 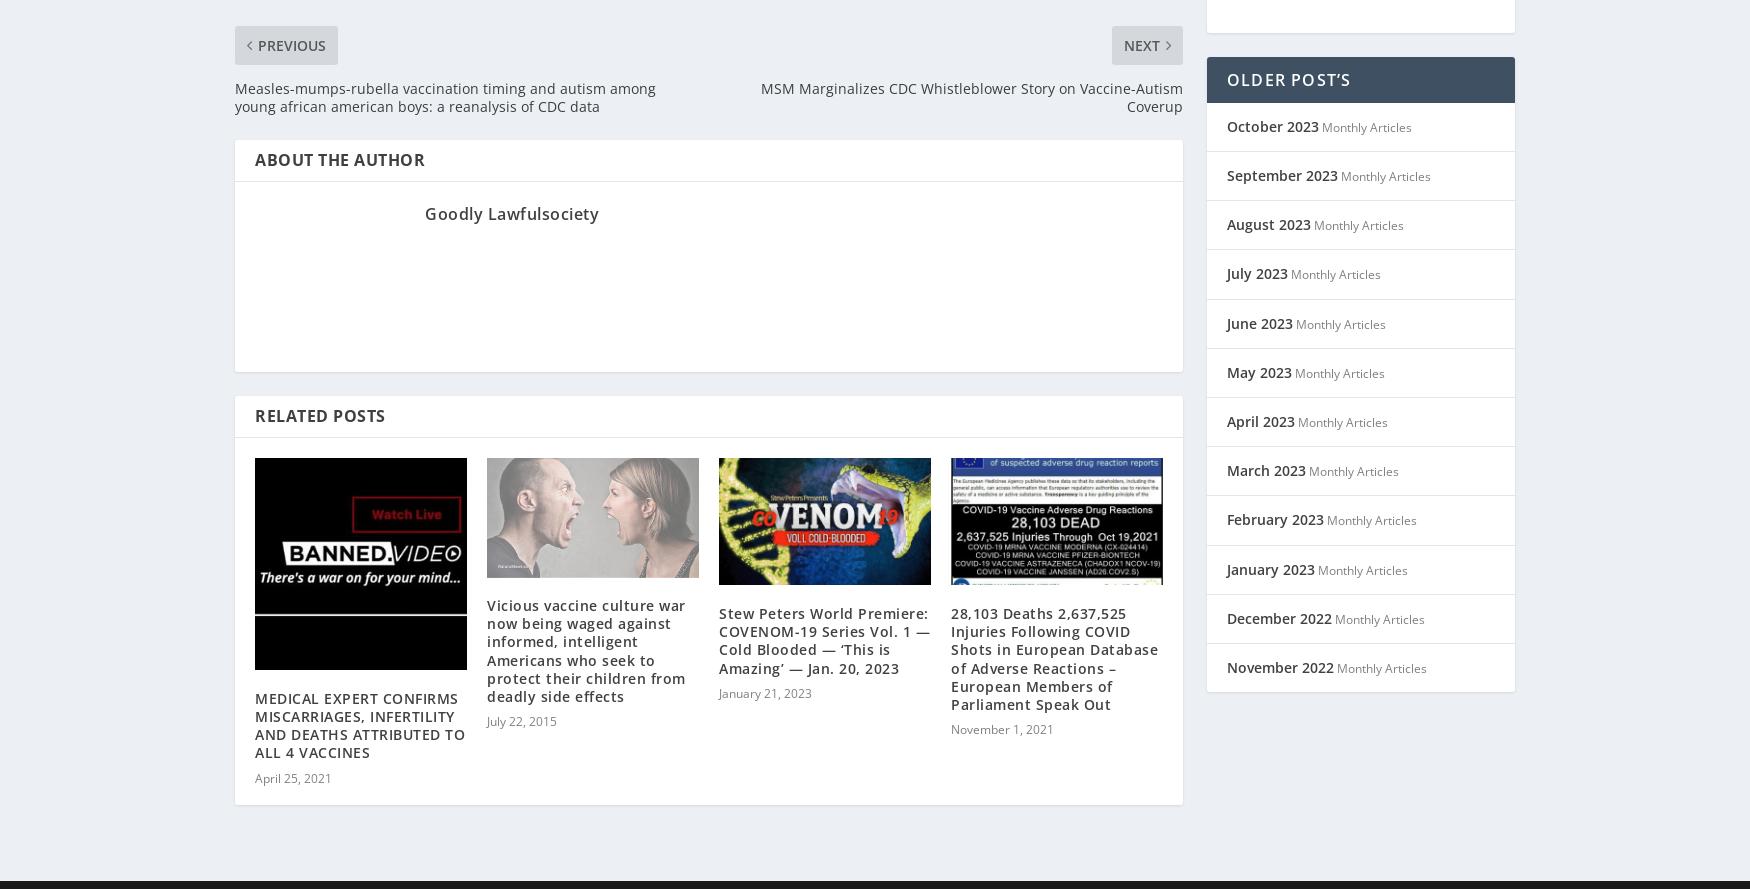 I want to click on 'November 2022', so click(x=1279, y=641).